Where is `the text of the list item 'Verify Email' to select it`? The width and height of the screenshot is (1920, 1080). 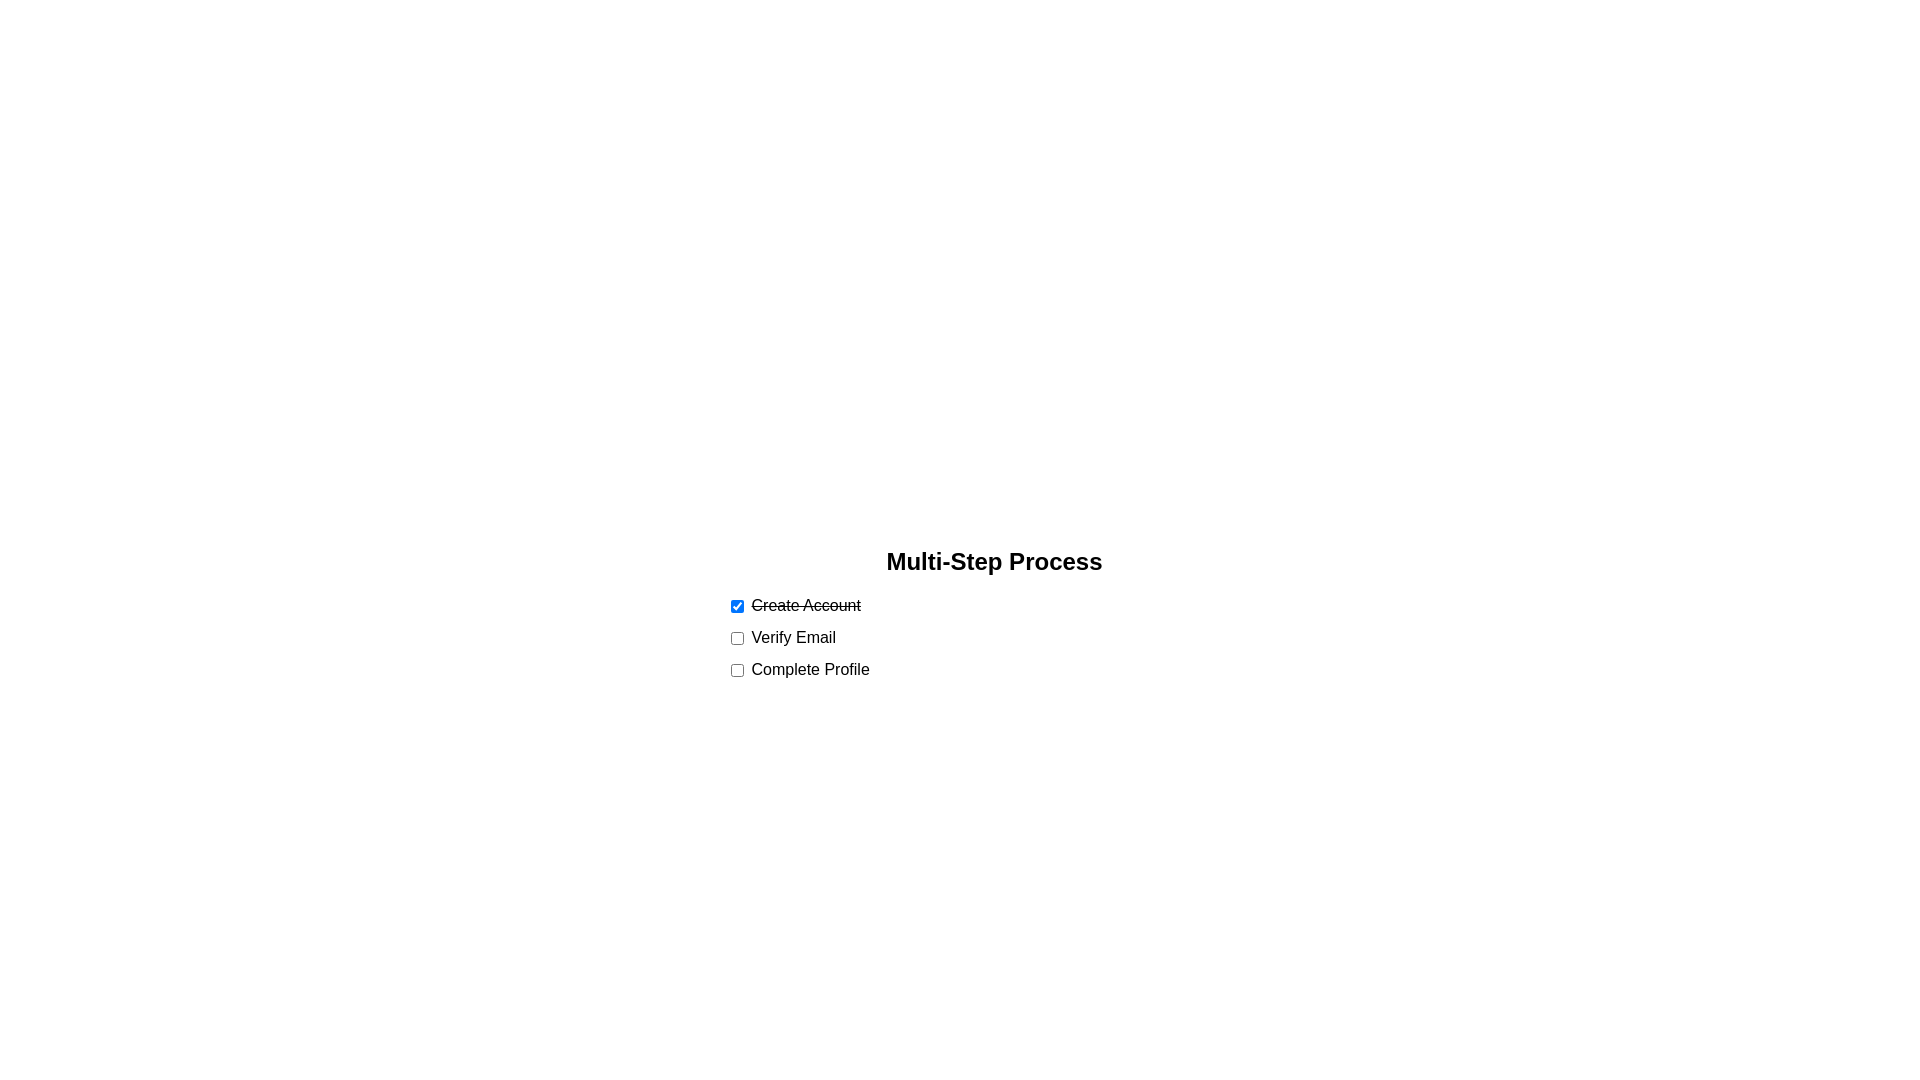 the text of the list item 'Verify Email' to select it is located at coordinates (792, 637).